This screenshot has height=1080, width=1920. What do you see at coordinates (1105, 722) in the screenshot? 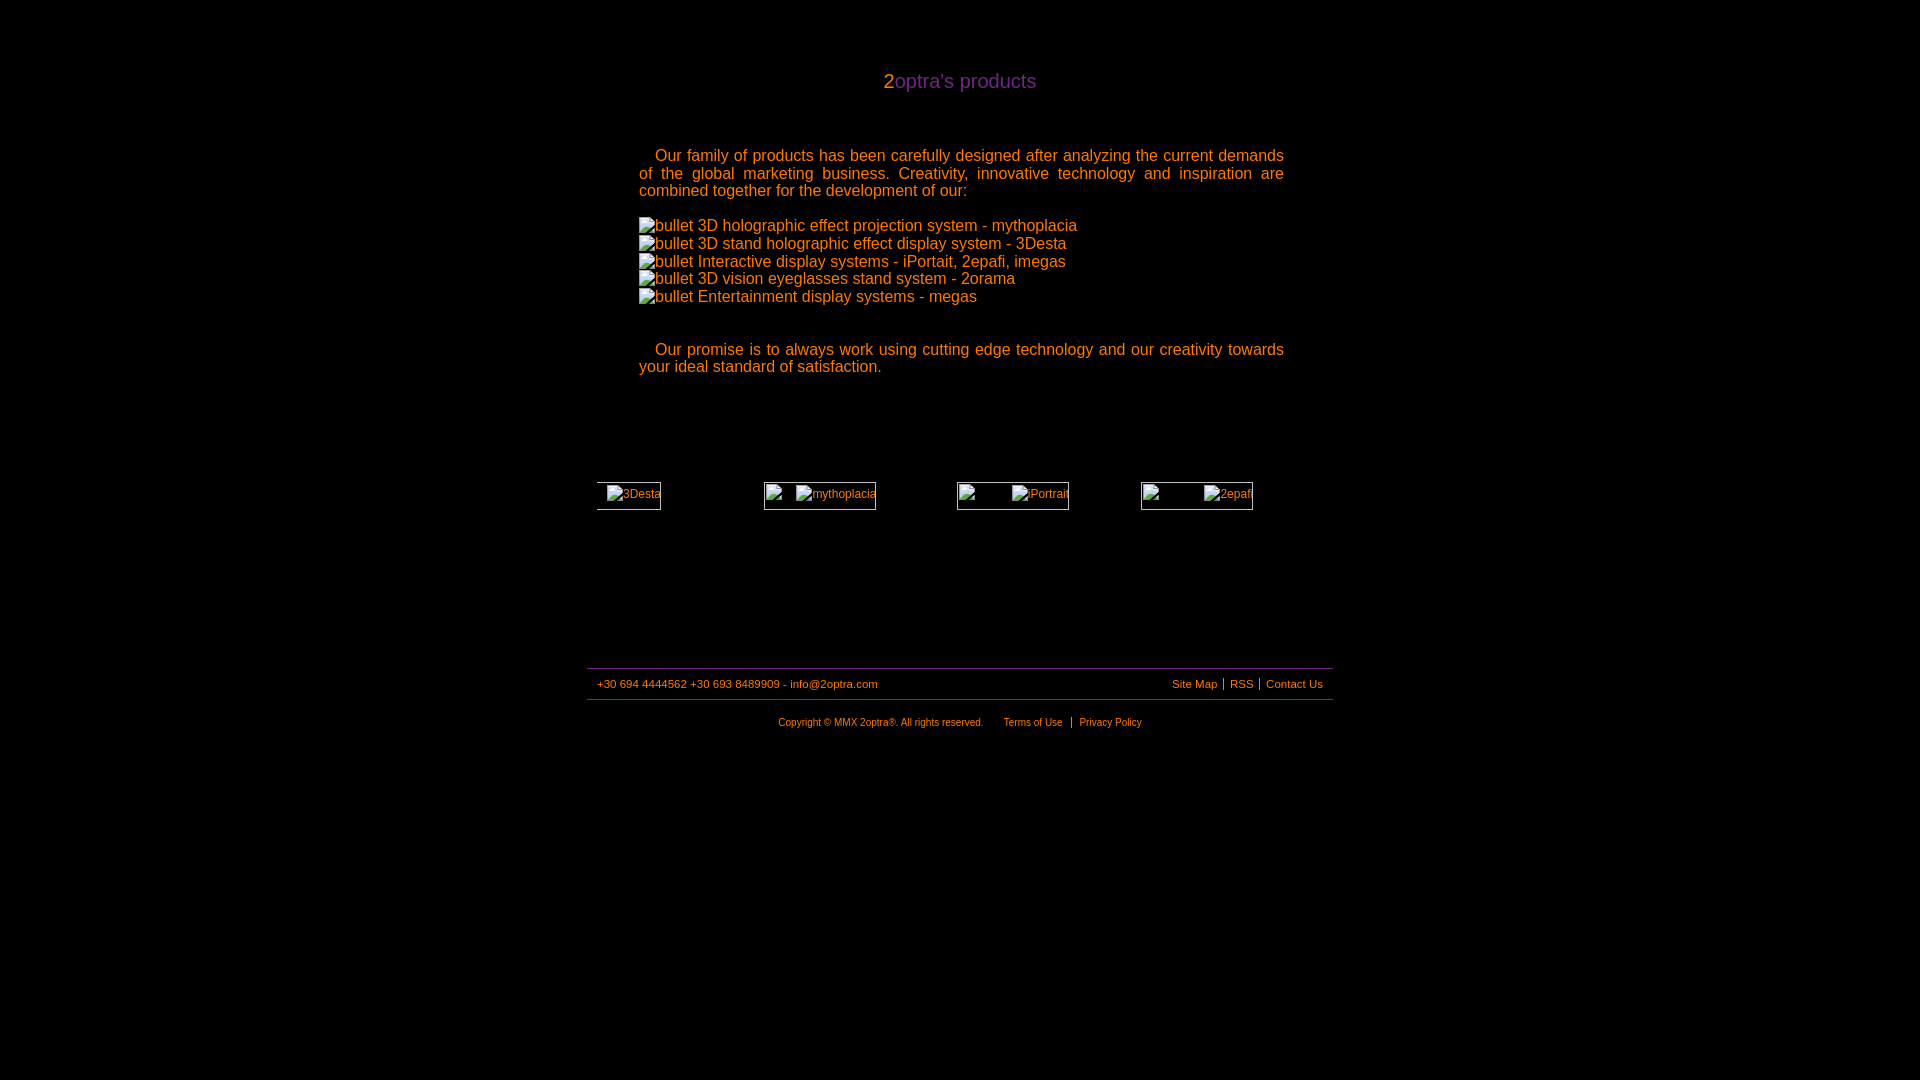
I see `'Privacy Policy'` at bounding box center [1105, 722].